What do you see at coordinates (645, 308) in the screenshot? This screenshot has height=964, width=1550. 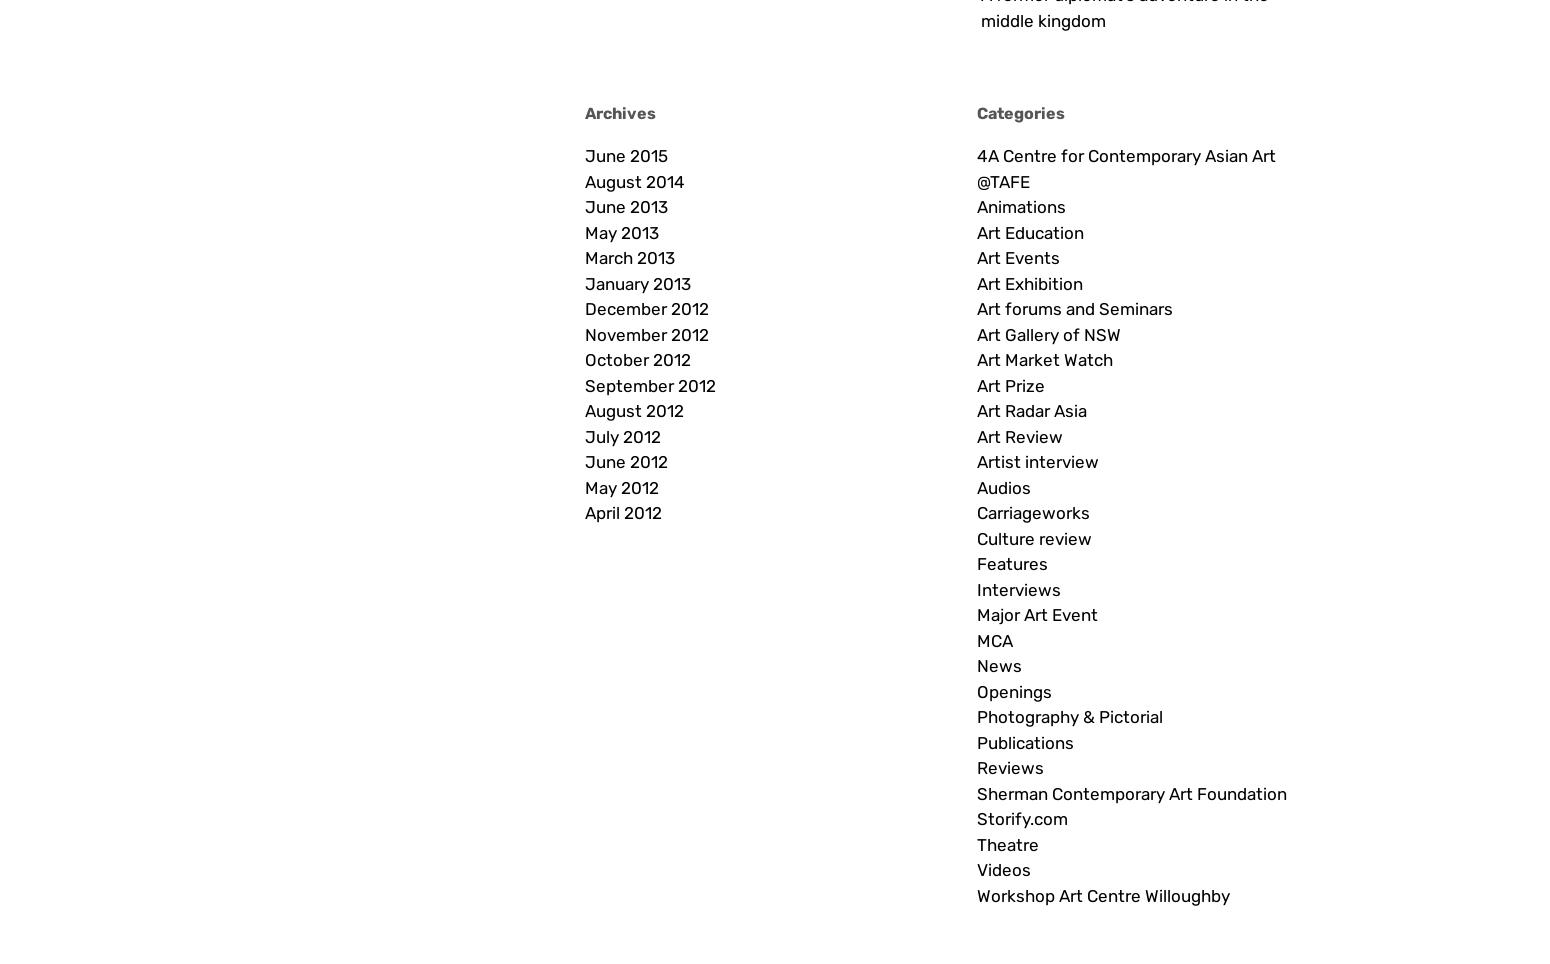 I see `'December 2012'` at bounding box center [645, 308].